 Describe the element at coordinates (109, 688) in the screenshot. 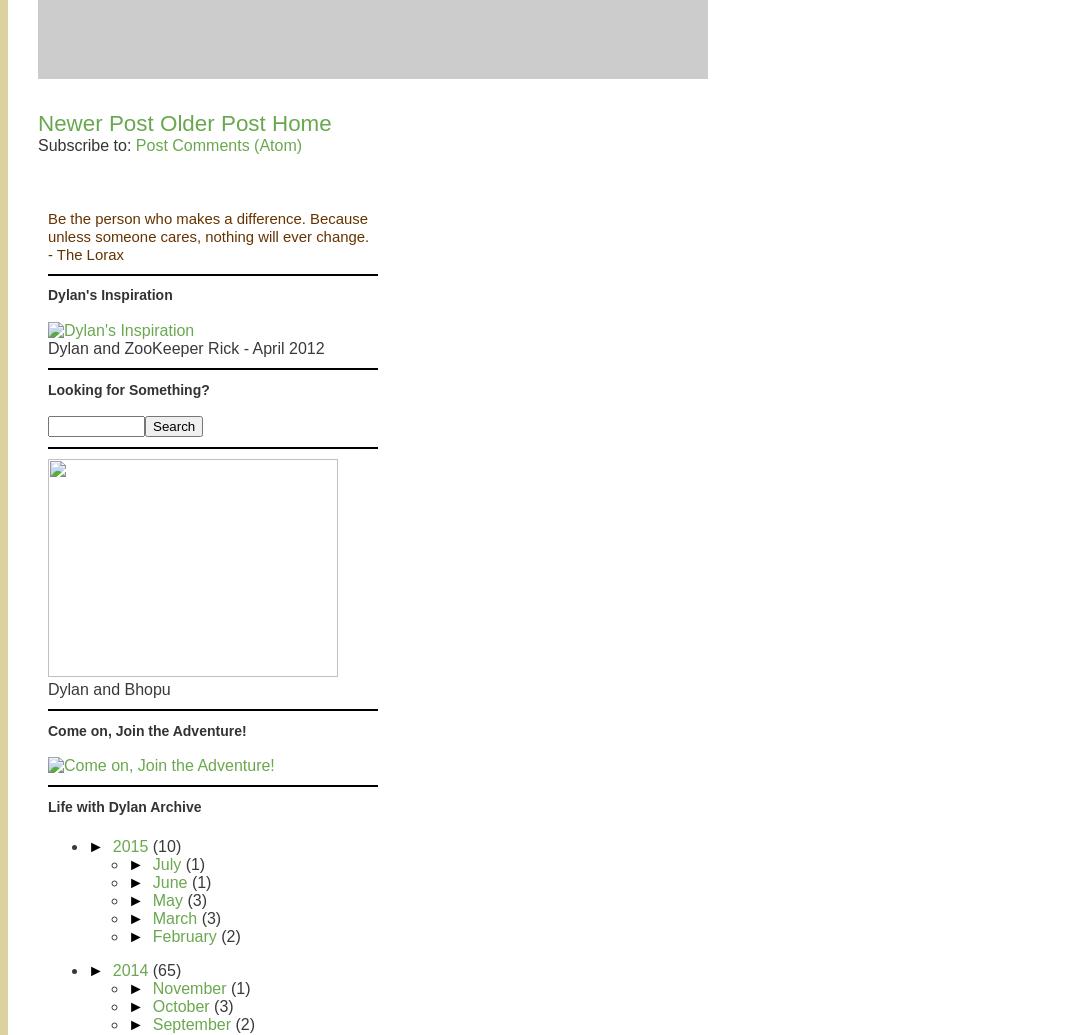

I see `'Dylan and Bhopu'` at that location.